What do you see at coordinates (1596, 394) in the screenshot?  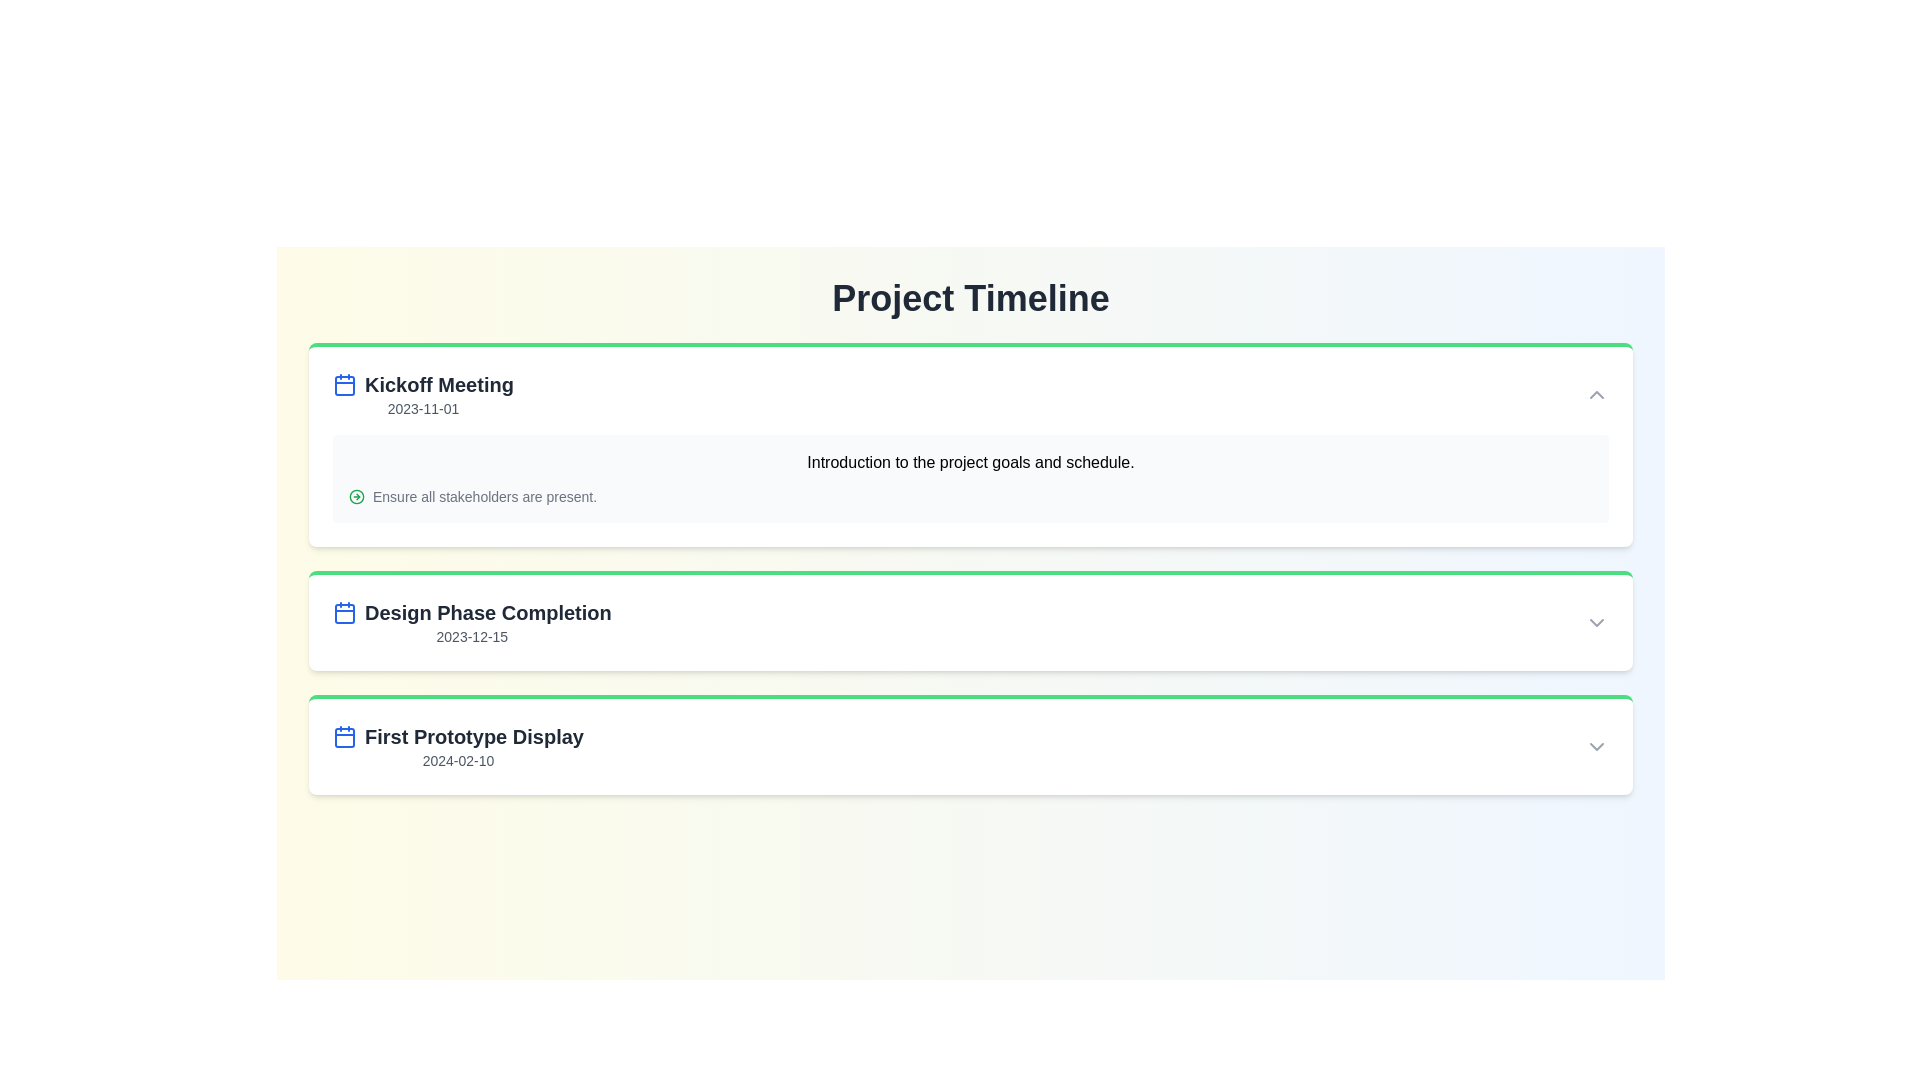 I see `the icon button that collapses or expands the 'Kickoff Meeting' section, located to the far right of the 'Kickoff Meeting' title` at bounding box center [1596, 394].